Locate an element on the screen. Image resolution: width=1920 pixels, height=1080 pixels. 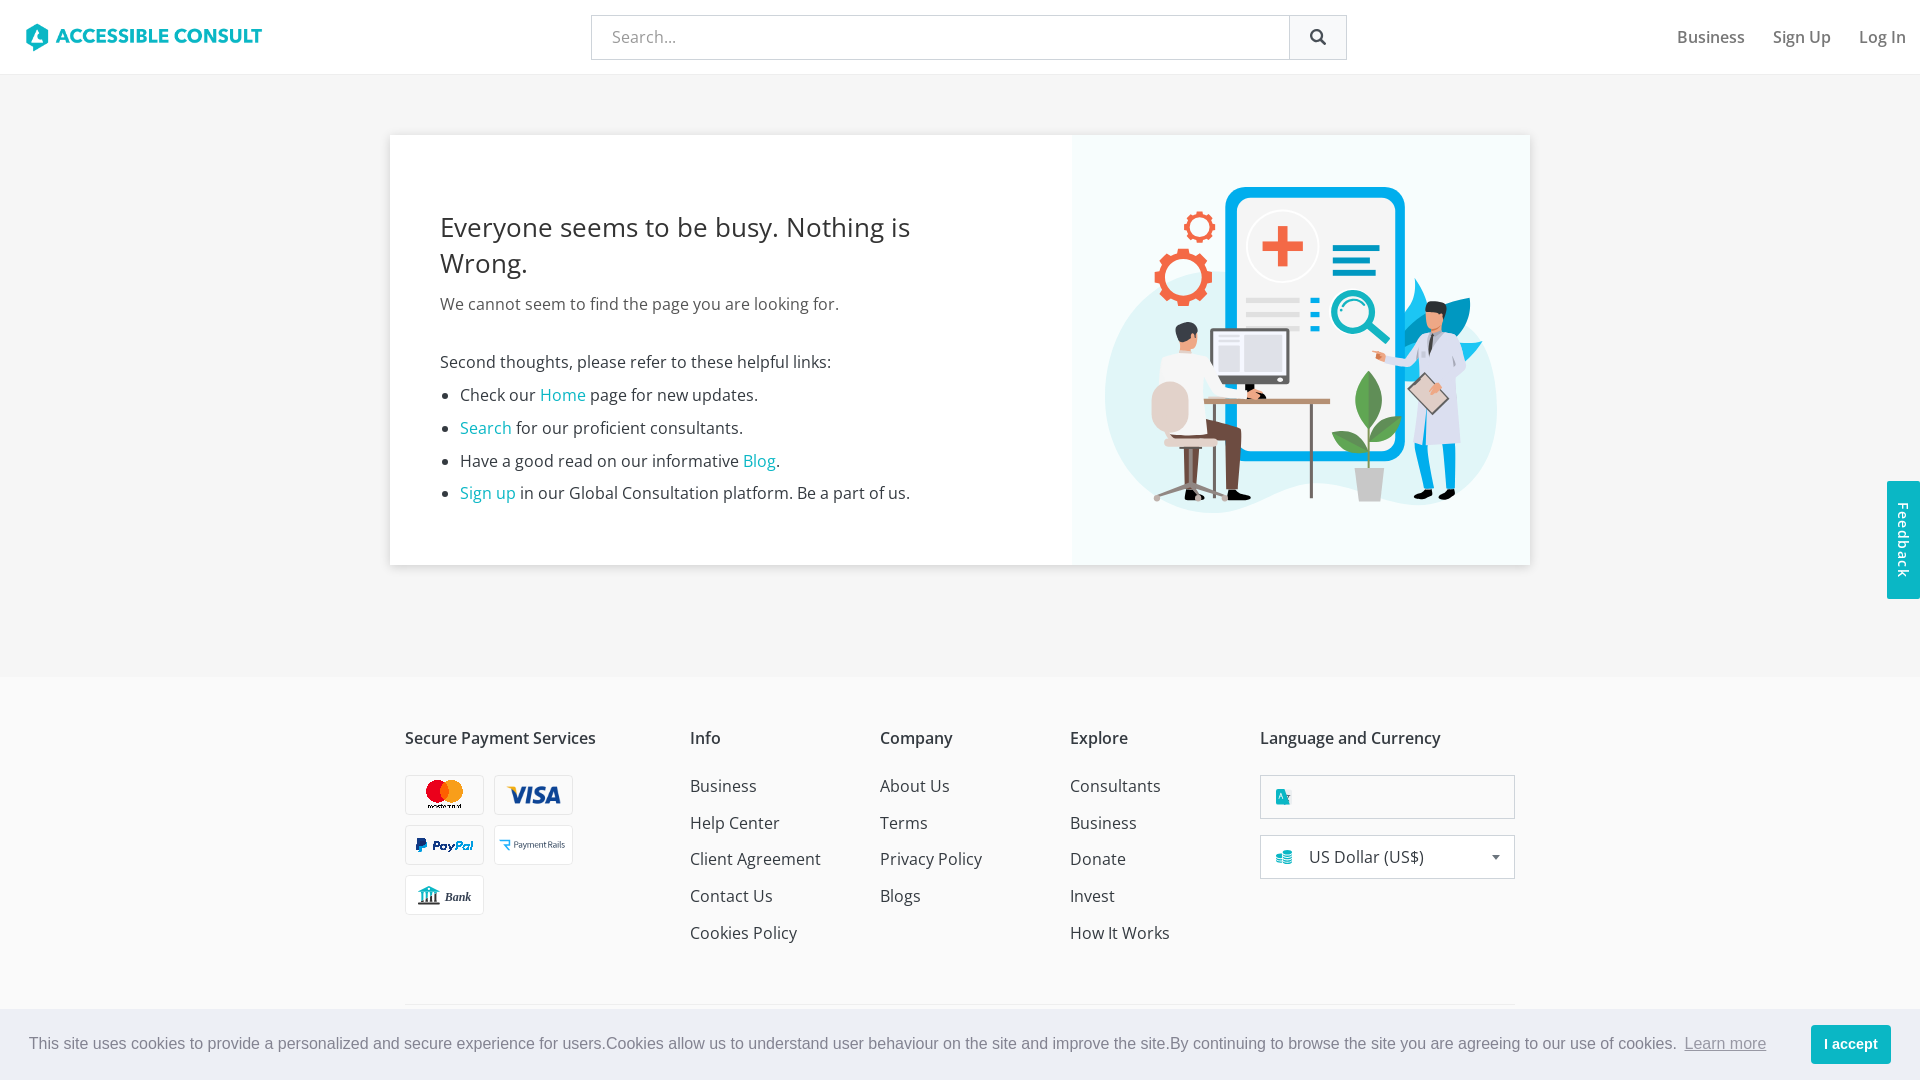
'Cookies Policy' is located at coordinates (742, 933).